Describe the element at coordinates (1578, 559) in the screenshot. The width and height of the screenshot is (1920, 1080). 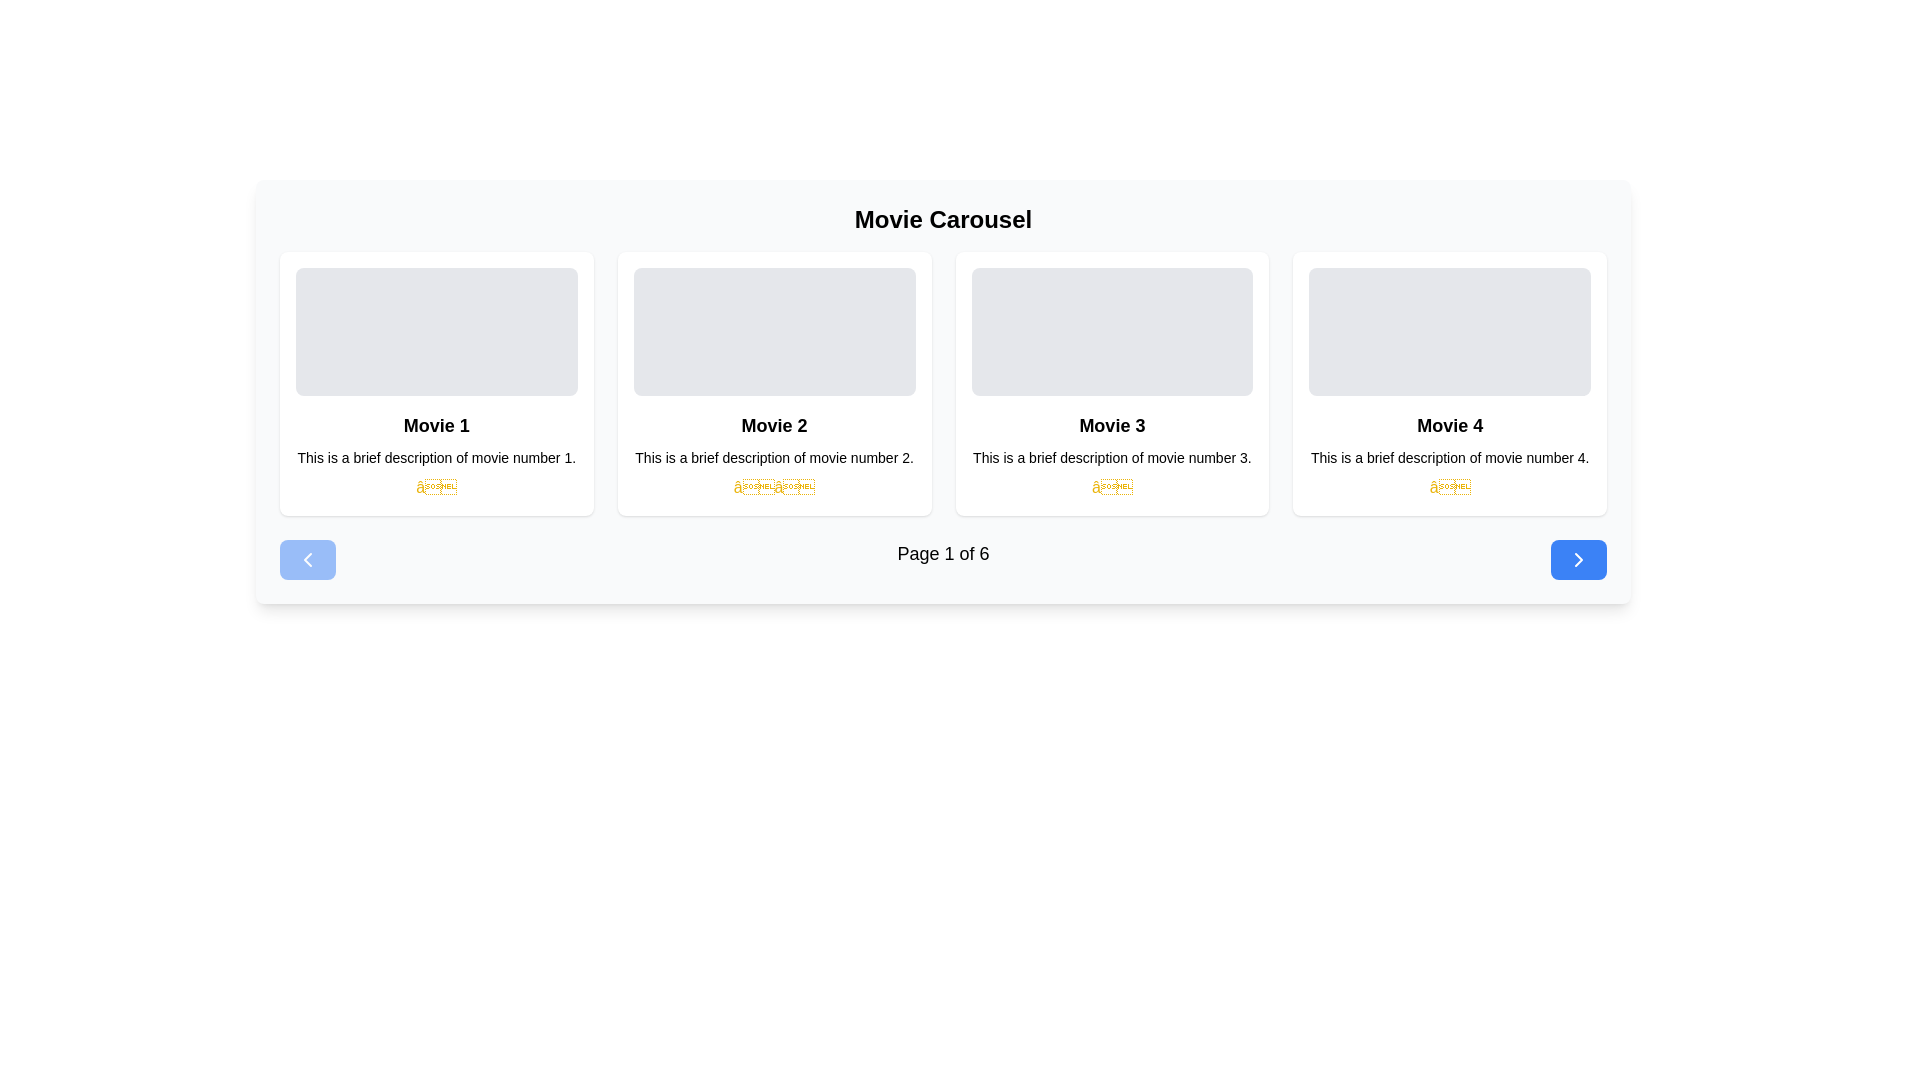
I see `the right-facing arrow button with a blue background located in the bottom-right corner of the movie carousel interface` at that location.